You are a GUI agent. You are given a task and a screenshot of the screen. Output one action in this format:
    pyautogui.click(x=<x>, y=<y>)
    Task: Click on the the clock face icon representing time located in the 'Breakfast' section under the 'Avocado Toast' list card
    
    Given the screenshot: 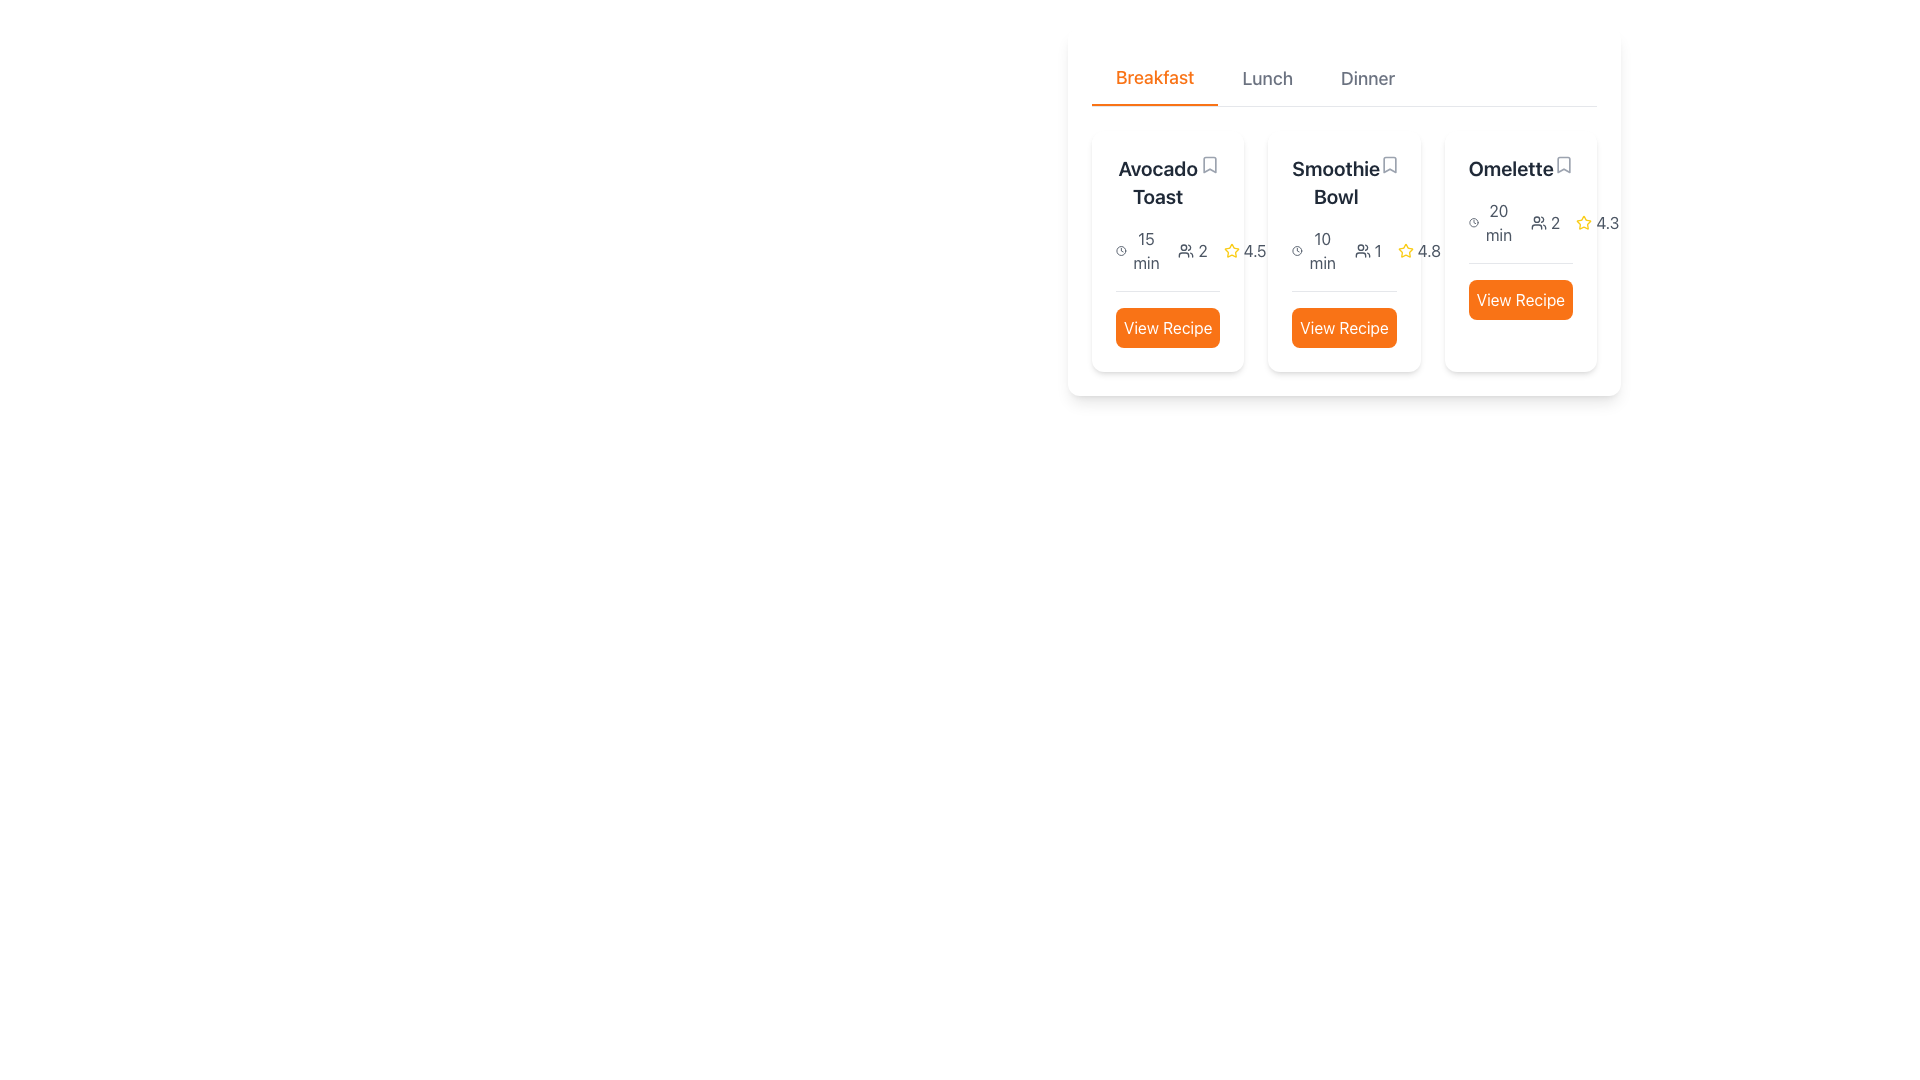 What is the action you would take?
    pyautogui.click(x=1121, y=249)
    